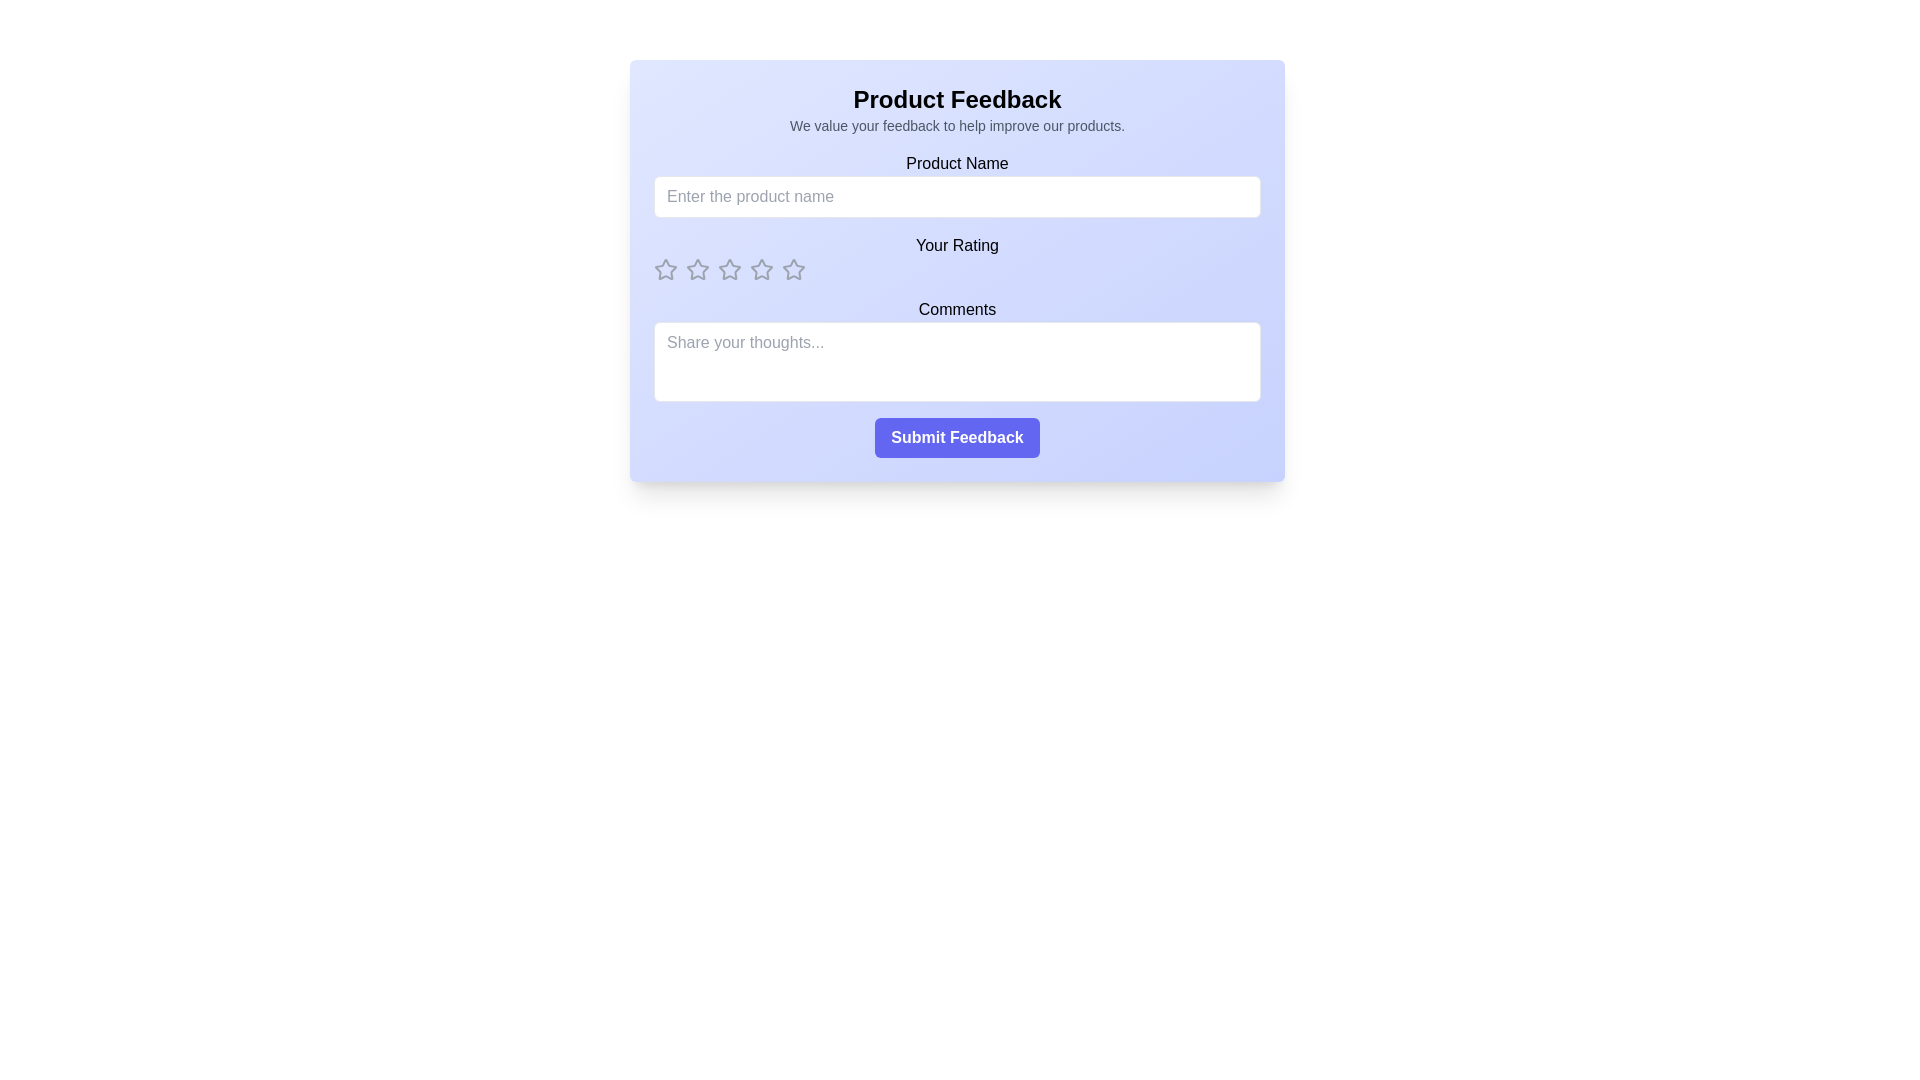 The width and height of the screenshot is (1920, 1080). What do you see at coordinates (792, 268) in the screenshot?
I see `the second star-shaped icon in the rating section of the feedback form` at bounding box center [792, 268].